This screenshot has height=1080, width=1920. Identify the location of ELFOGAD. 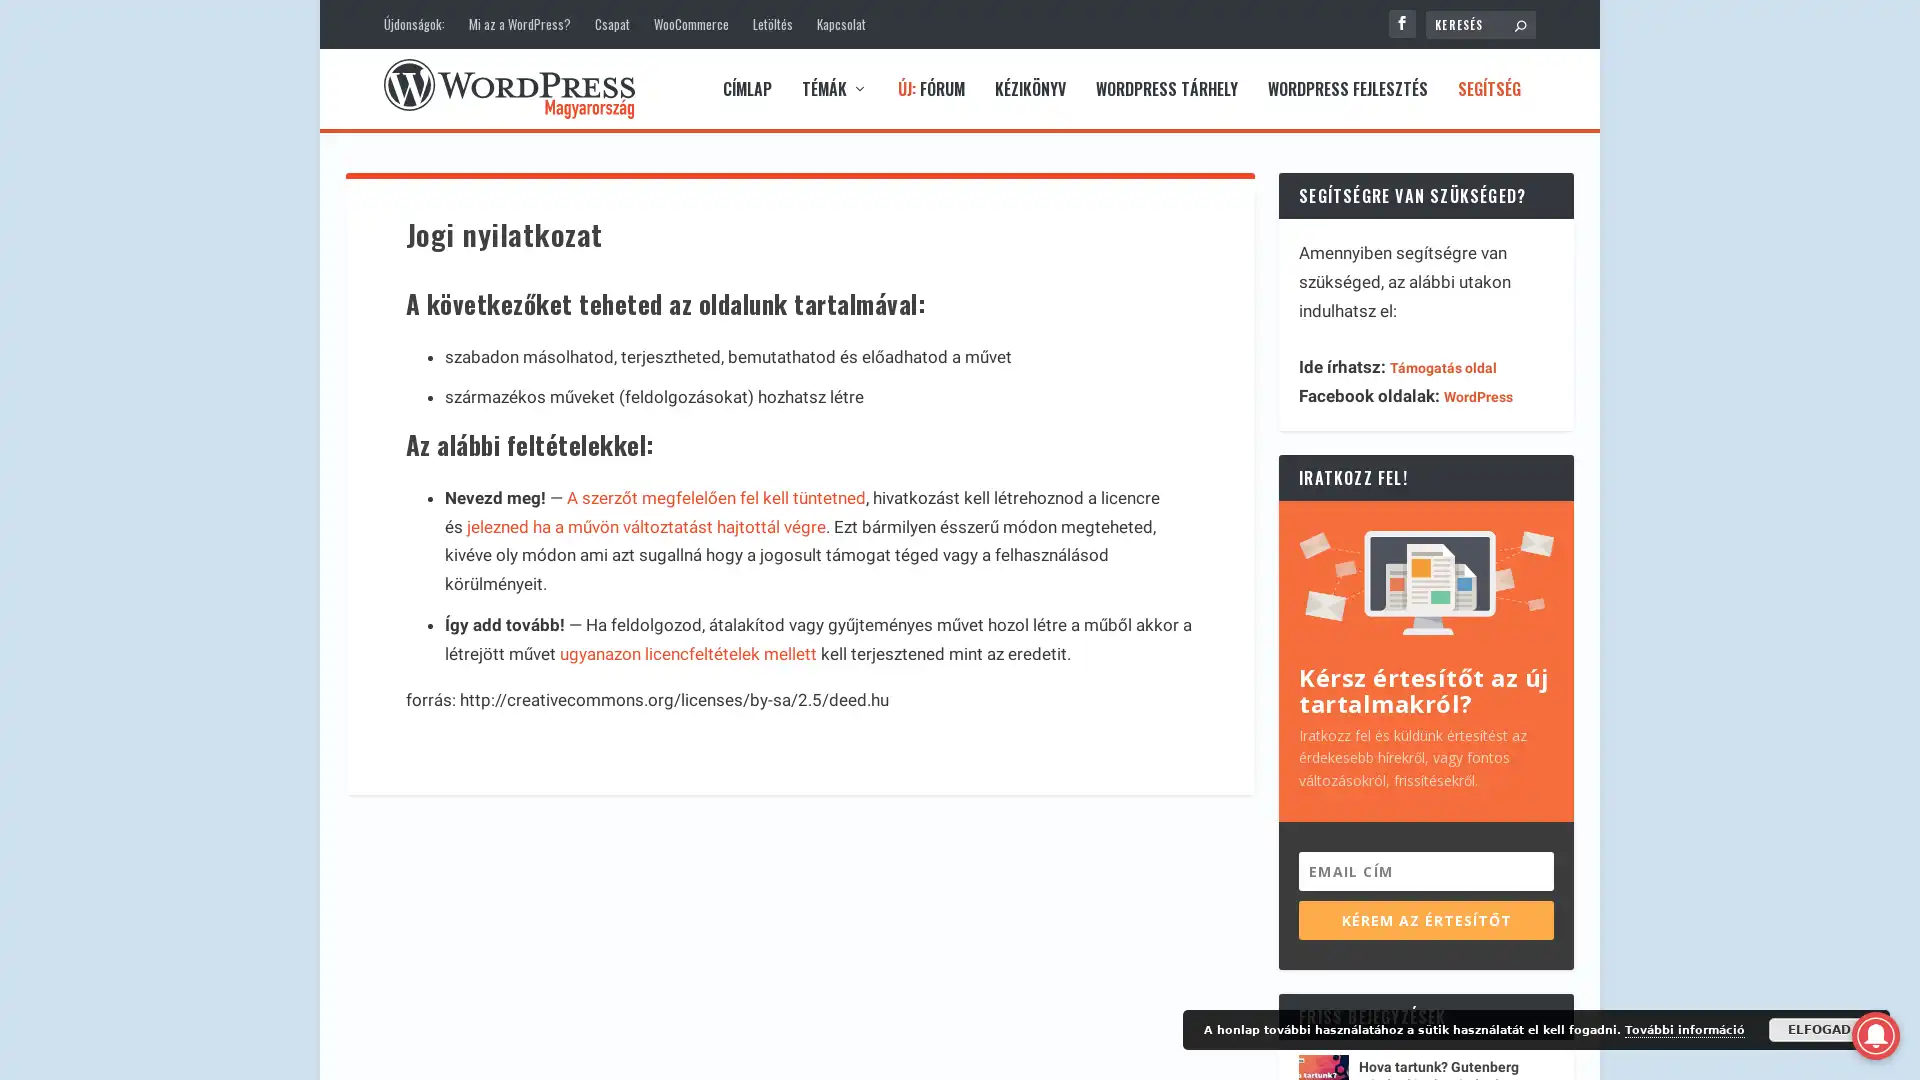
(1819, 1029).